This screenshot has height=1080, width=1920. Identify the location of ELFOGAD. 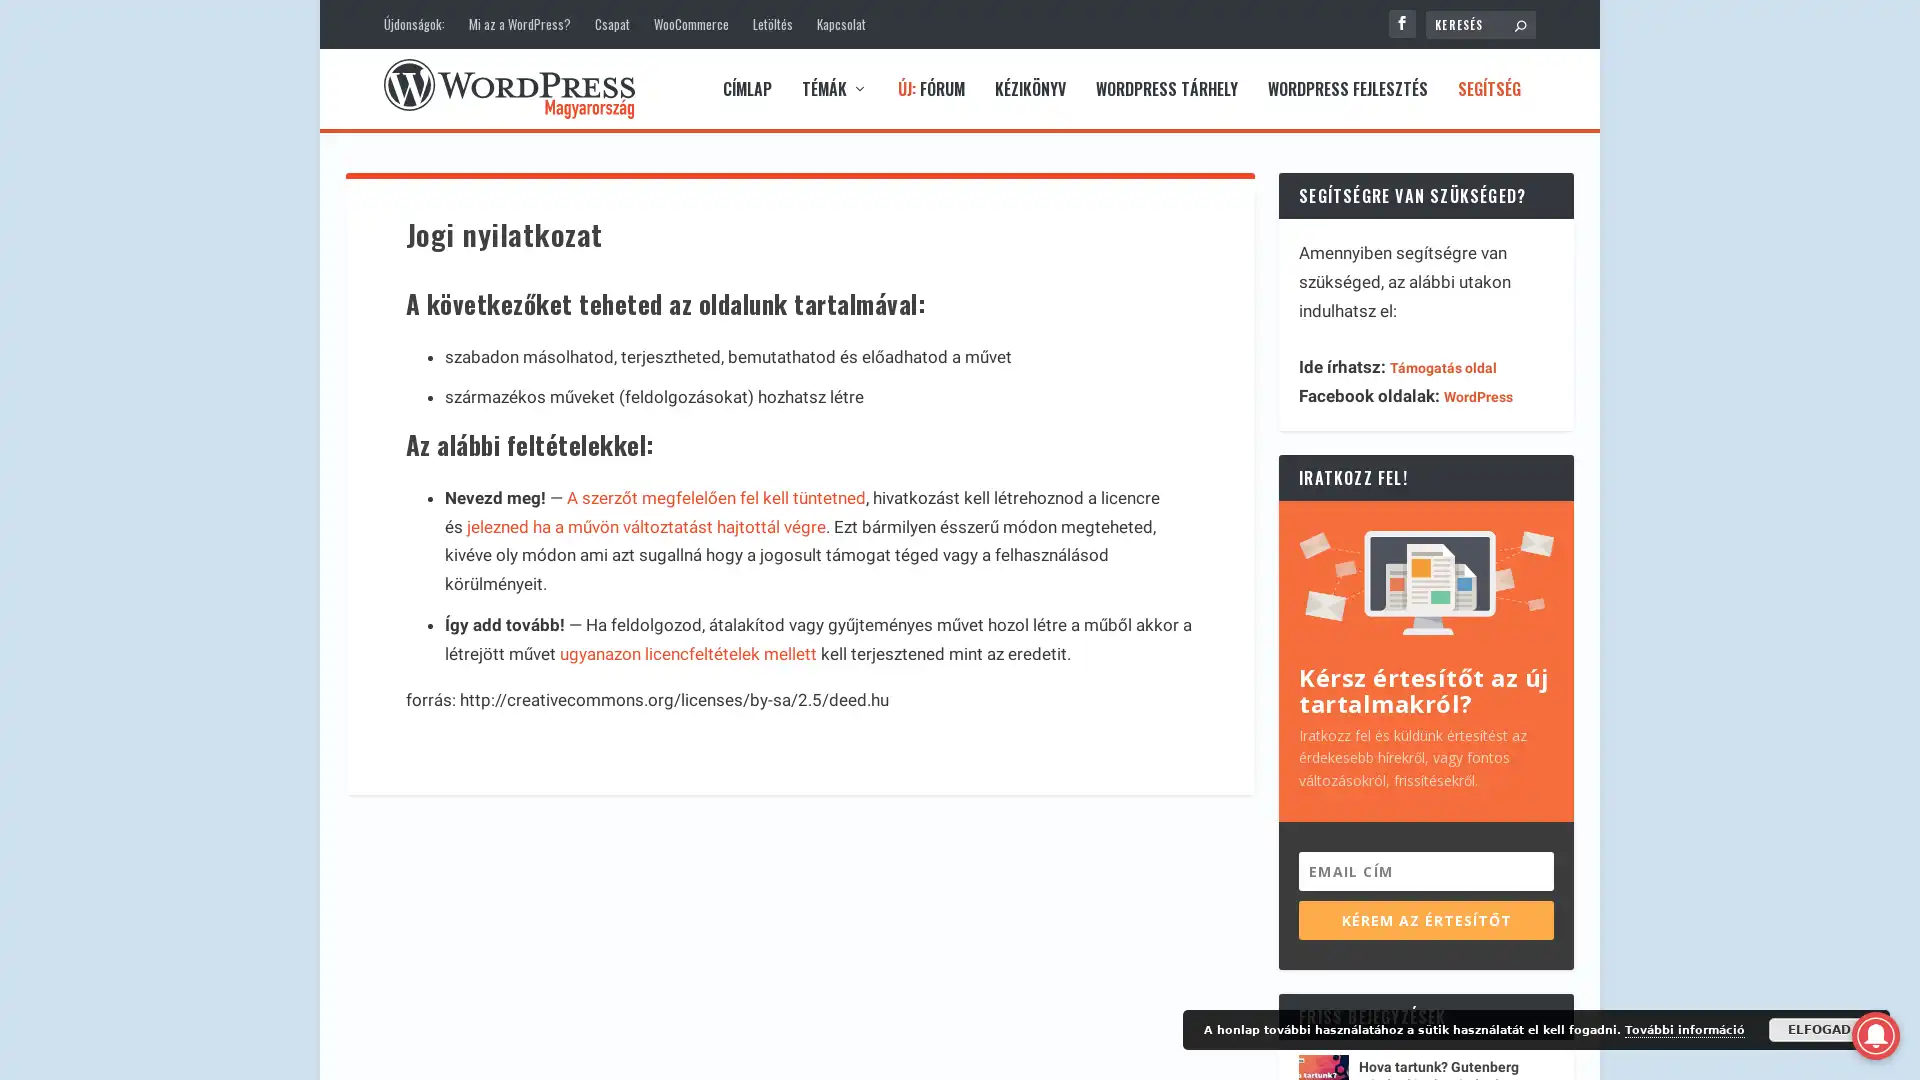
(1819, 1029).